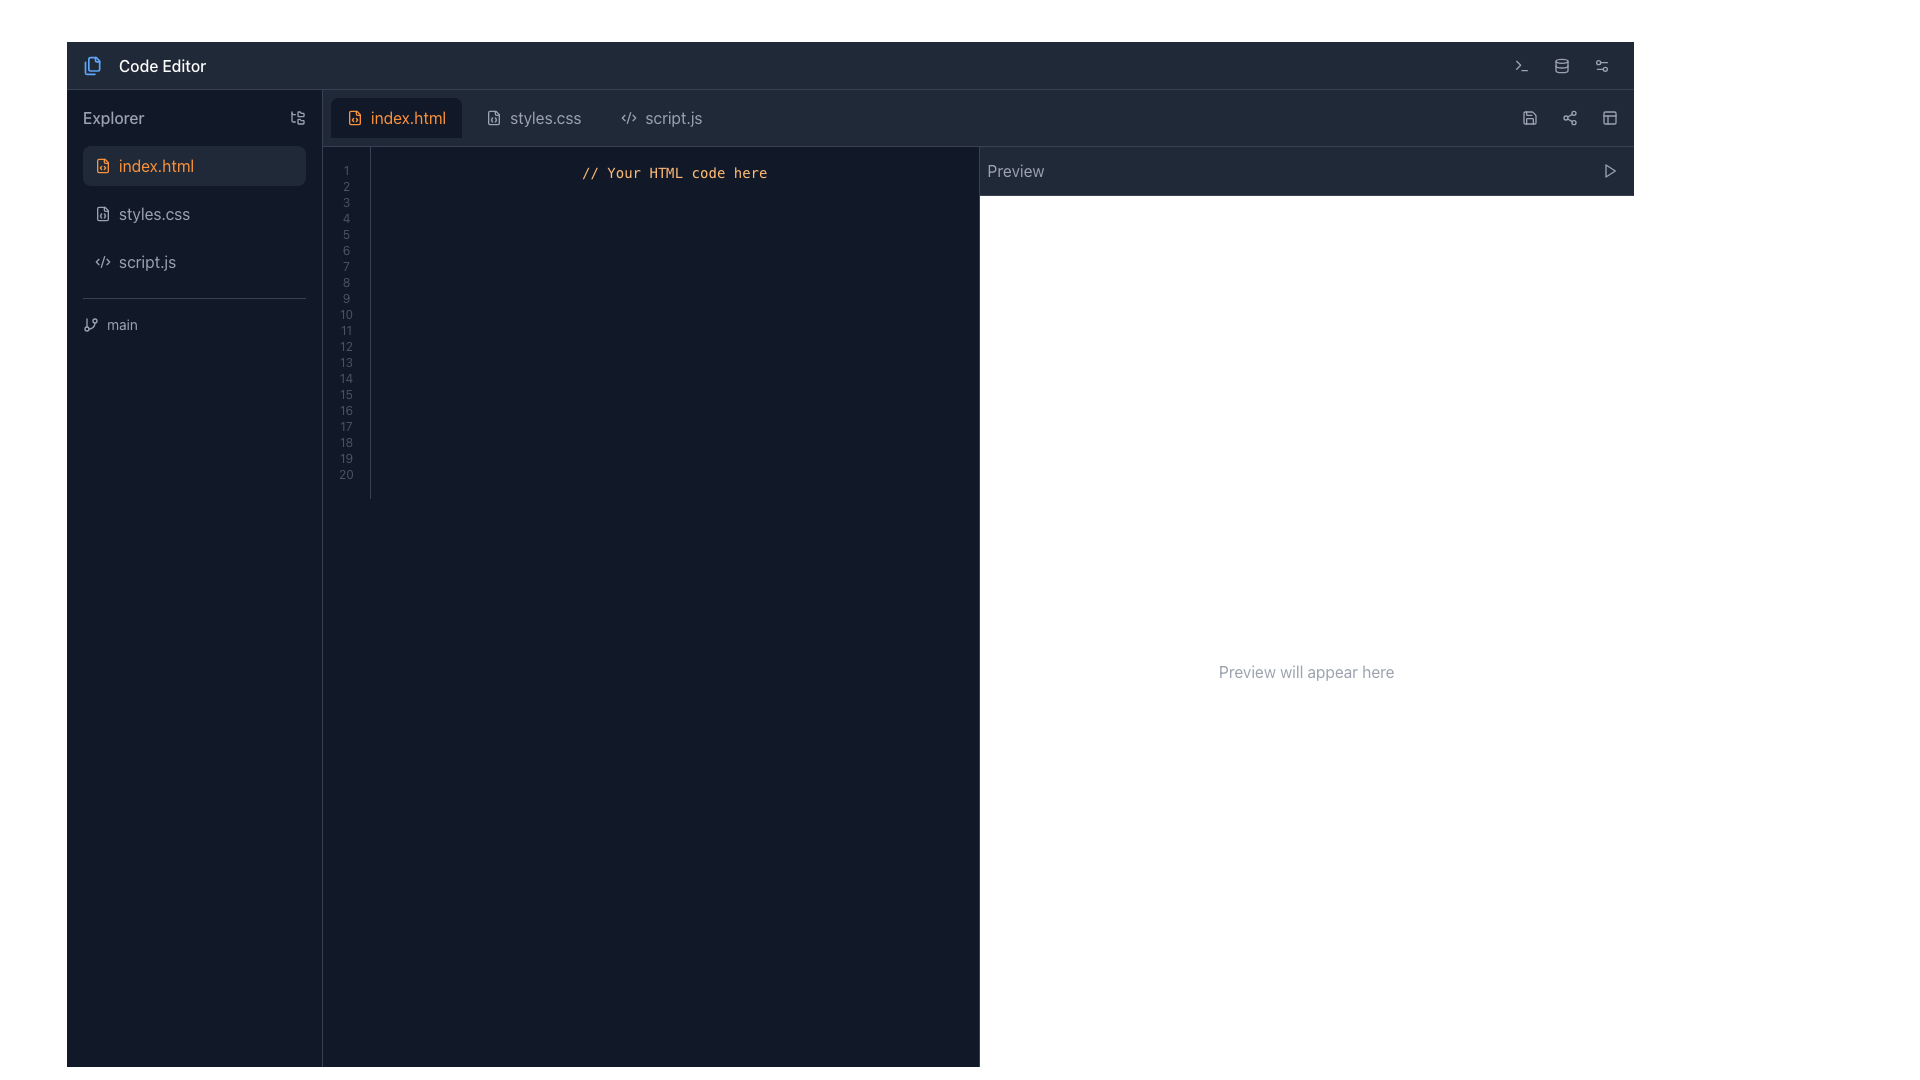 The width and height of the screenshot is (1920, 1080). Describe the element at coordinates (346, 346) in the screenshot. I see `the twelfth line number indicator` at that location.